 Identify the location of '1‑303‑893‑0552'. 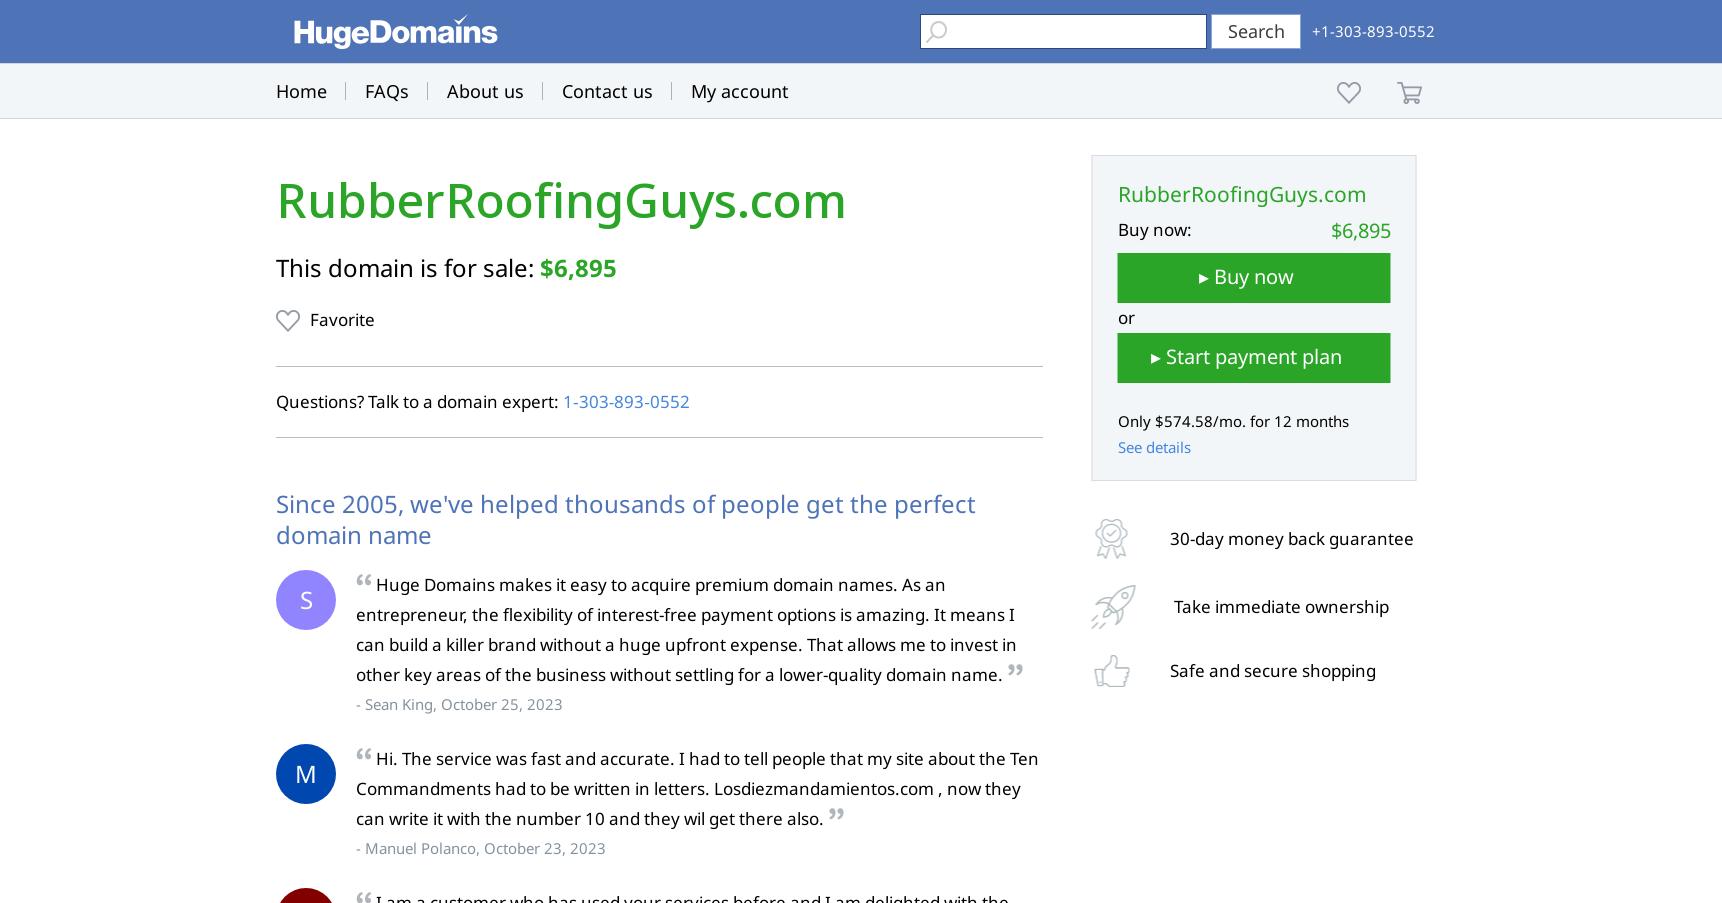
(625, 400).